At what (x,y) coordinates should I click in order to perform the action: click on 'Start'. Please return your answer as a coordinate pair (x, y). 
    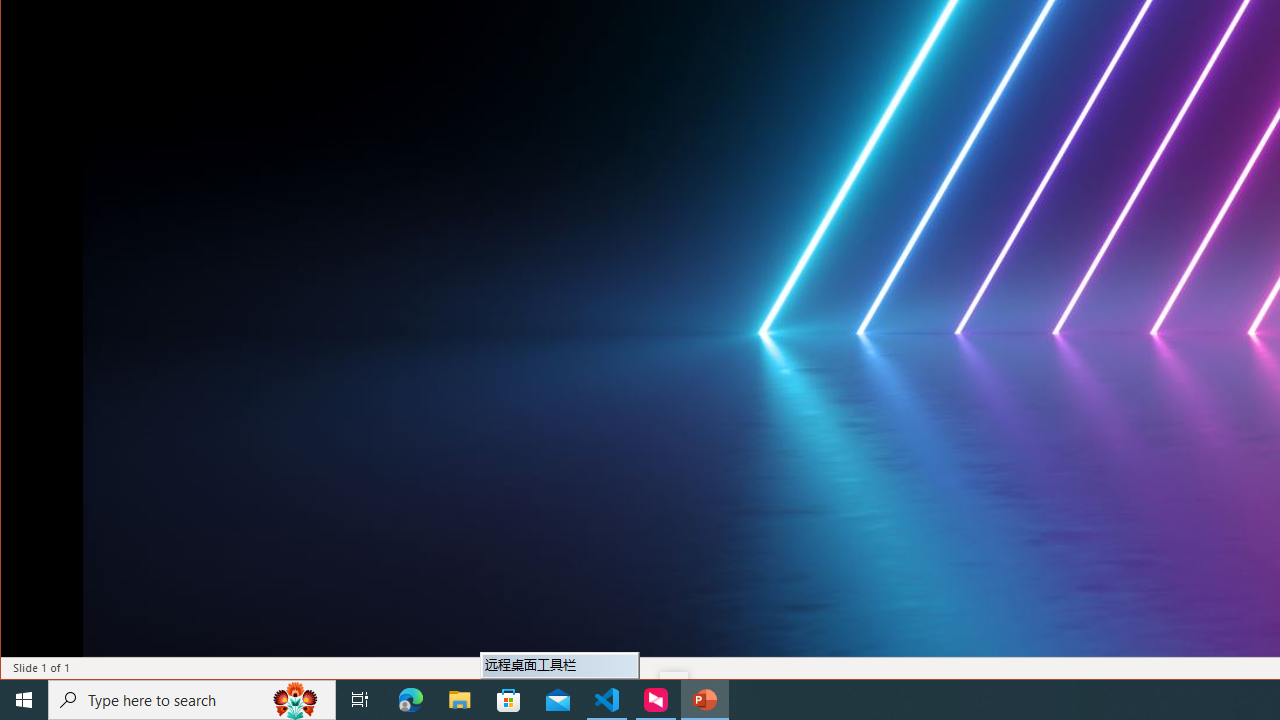
    Looking at the image, I should click on (24, 698).